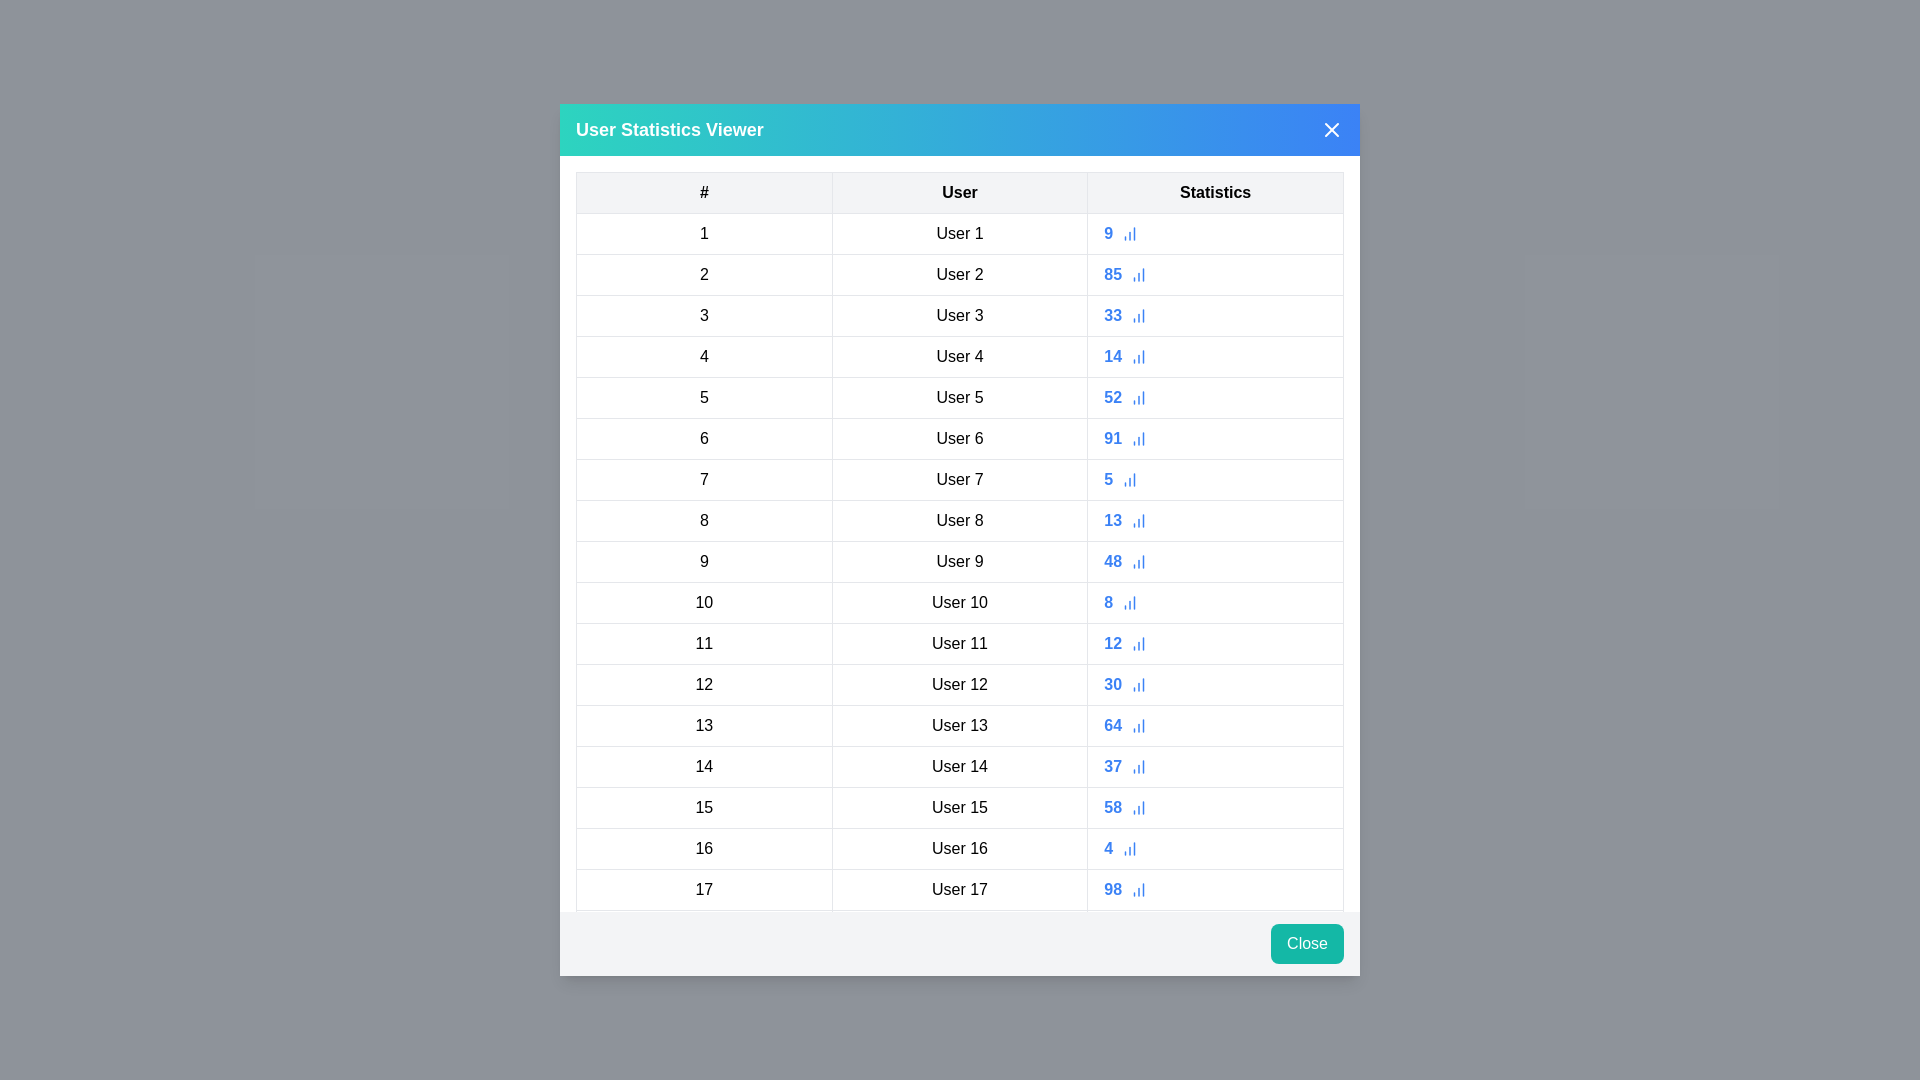 This screenshot has height=1080, width=1920. What do you see at coordinates (1306, 944) in the screenshot?
I see `the 'Close' button to close the dialog` at bounding box center [1306, 944].